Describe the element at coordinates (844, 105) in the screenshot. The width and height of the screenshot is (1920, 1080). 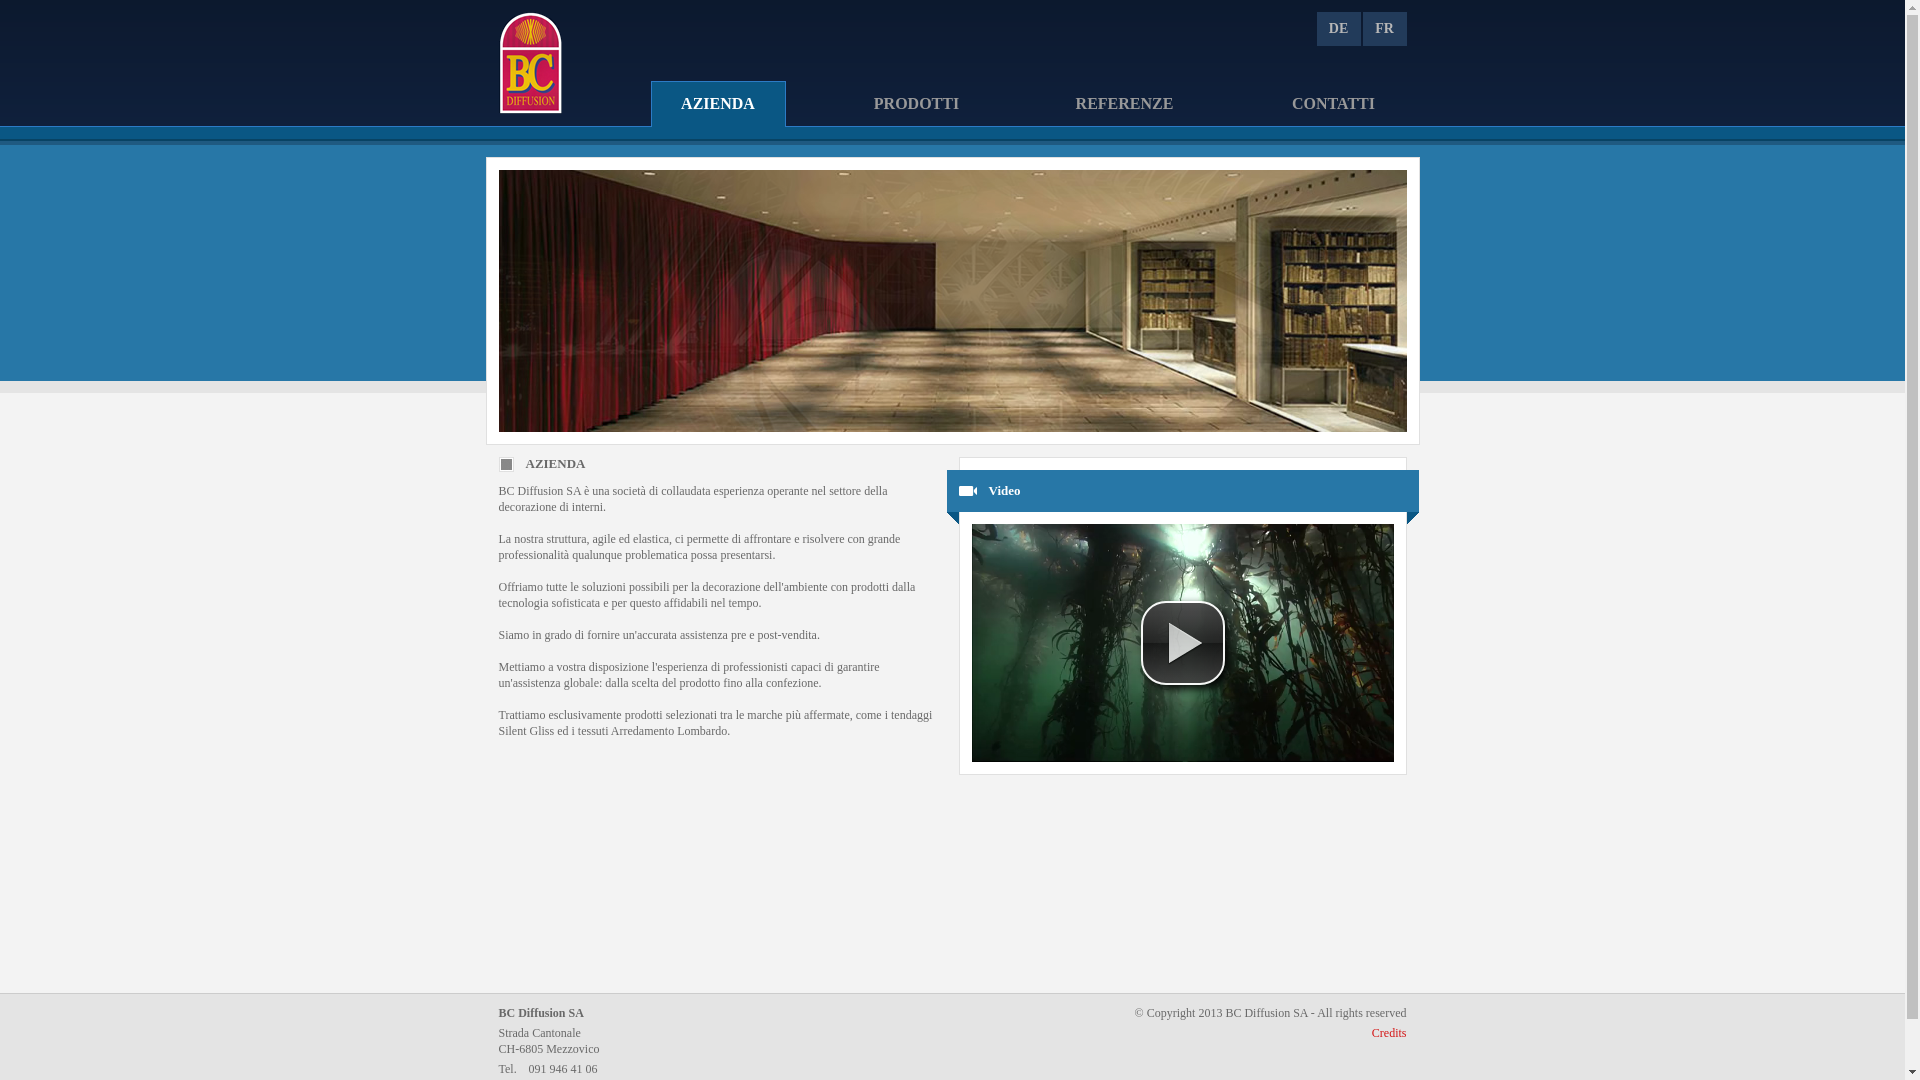
I see `'PRODOTTI'` at that location.